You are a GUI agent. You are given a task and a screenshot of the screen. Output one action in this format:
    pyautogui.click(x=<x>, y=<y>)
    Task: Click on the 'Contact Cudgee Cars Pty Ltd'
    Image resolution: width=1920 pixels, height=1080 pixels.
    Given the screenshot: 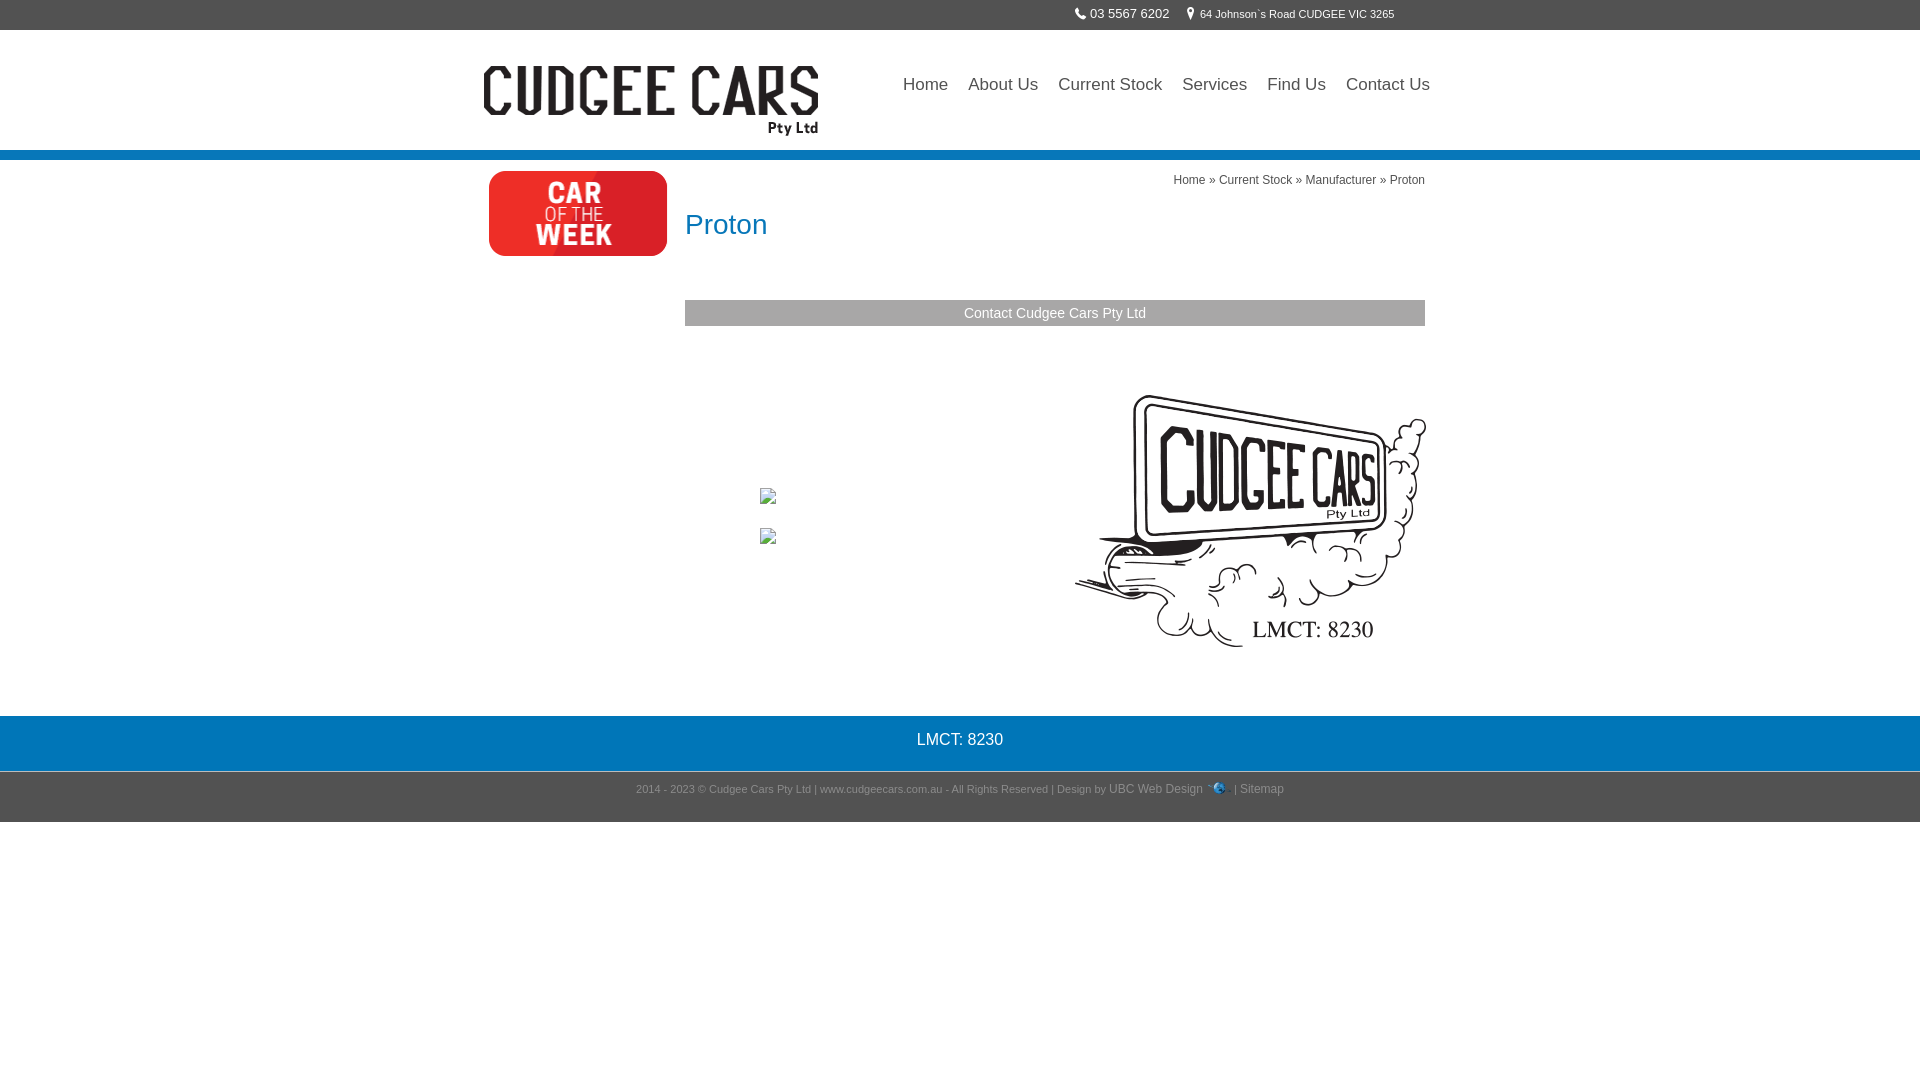 What is the action you would take?
    pyautogui.click(x=964, y=312)
    